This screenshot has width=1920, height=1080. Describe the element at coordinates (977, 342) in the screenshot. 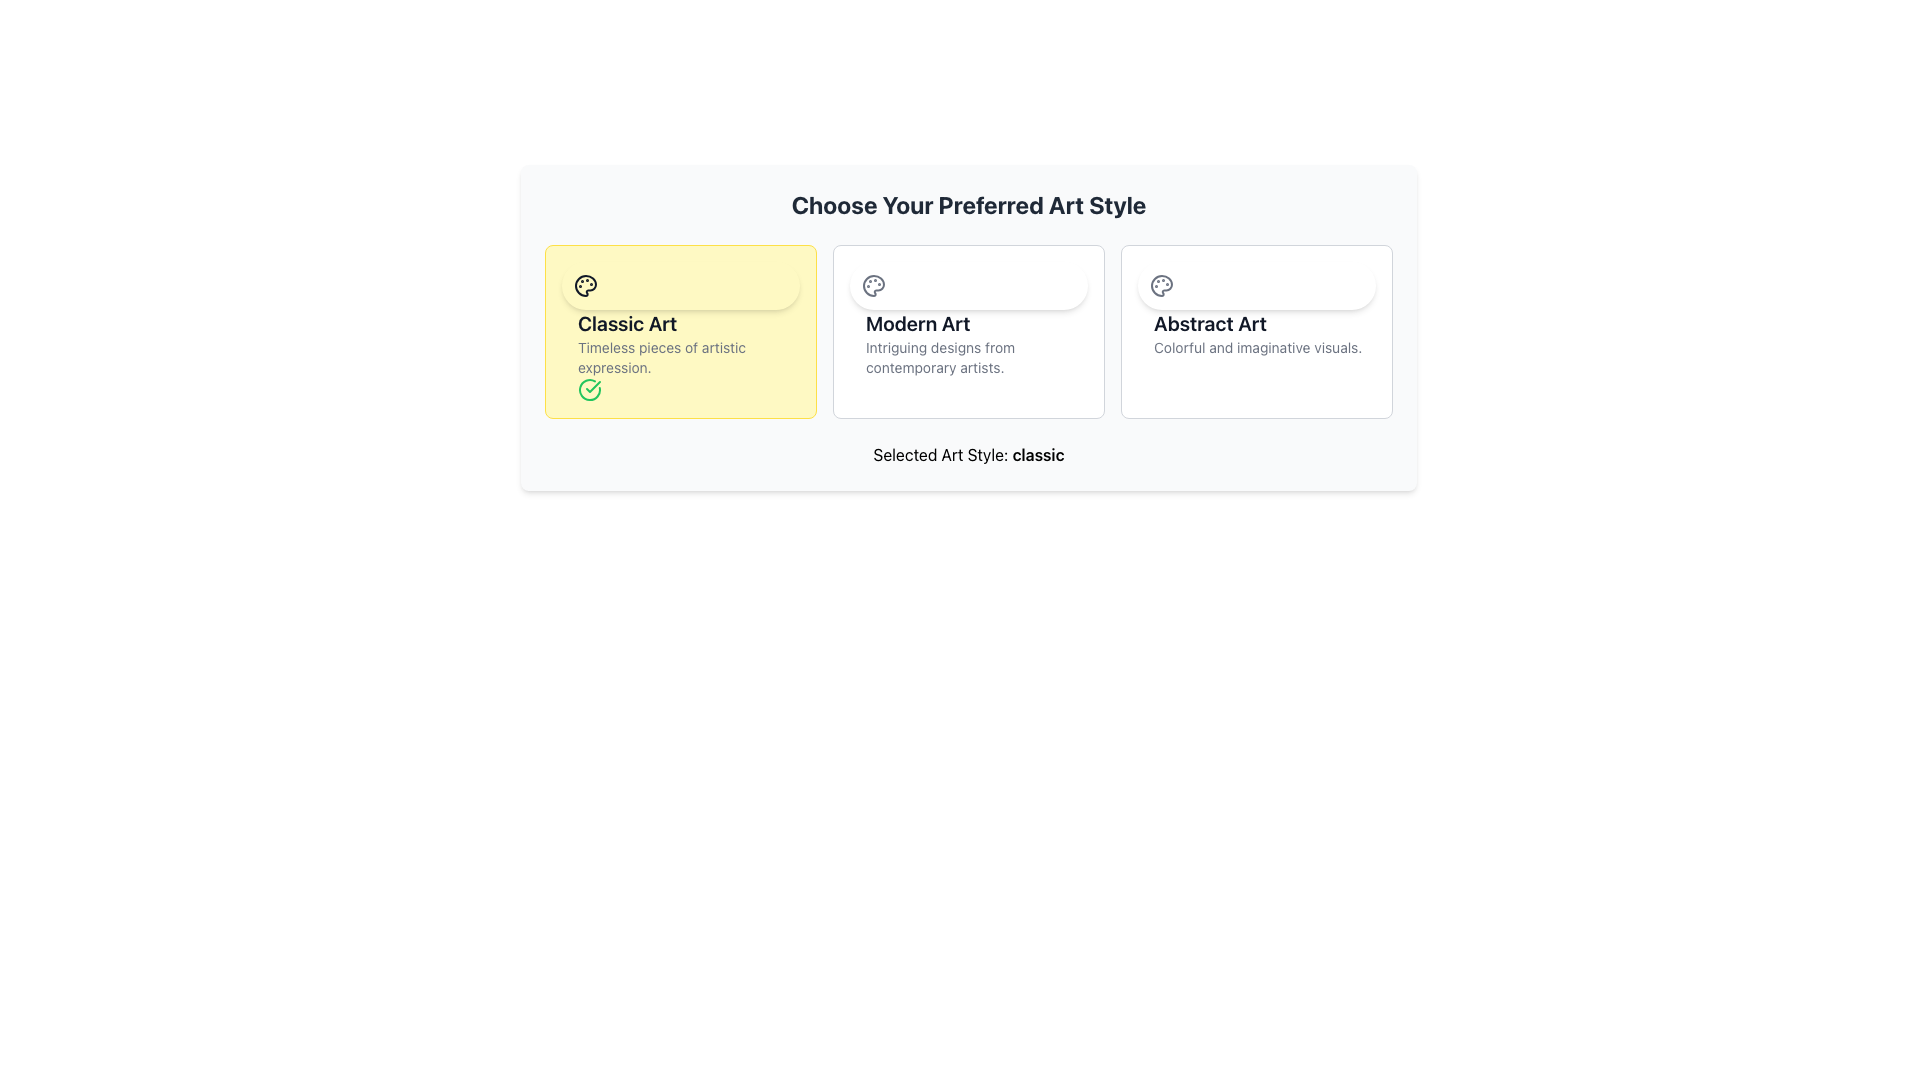

I see `the textual content block describing the 'Modern Art' option, which is the second option in a three-column layout below the heading 'Choose Your Preferred Art Style'` at that location.